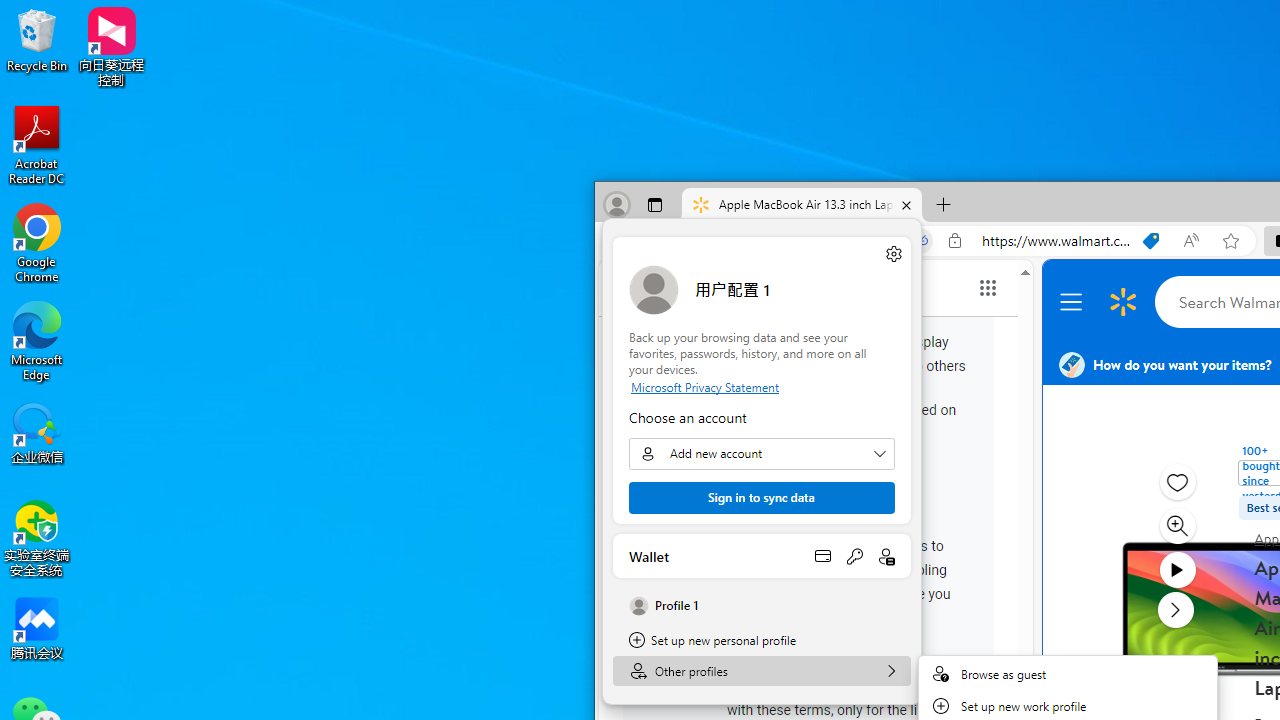 The height and width of the screenshot is (720, 1280). What do you see at coordinates (1175, 608) in the screenshot?
I see `'next media item'` at bounding box center [1175, 608].